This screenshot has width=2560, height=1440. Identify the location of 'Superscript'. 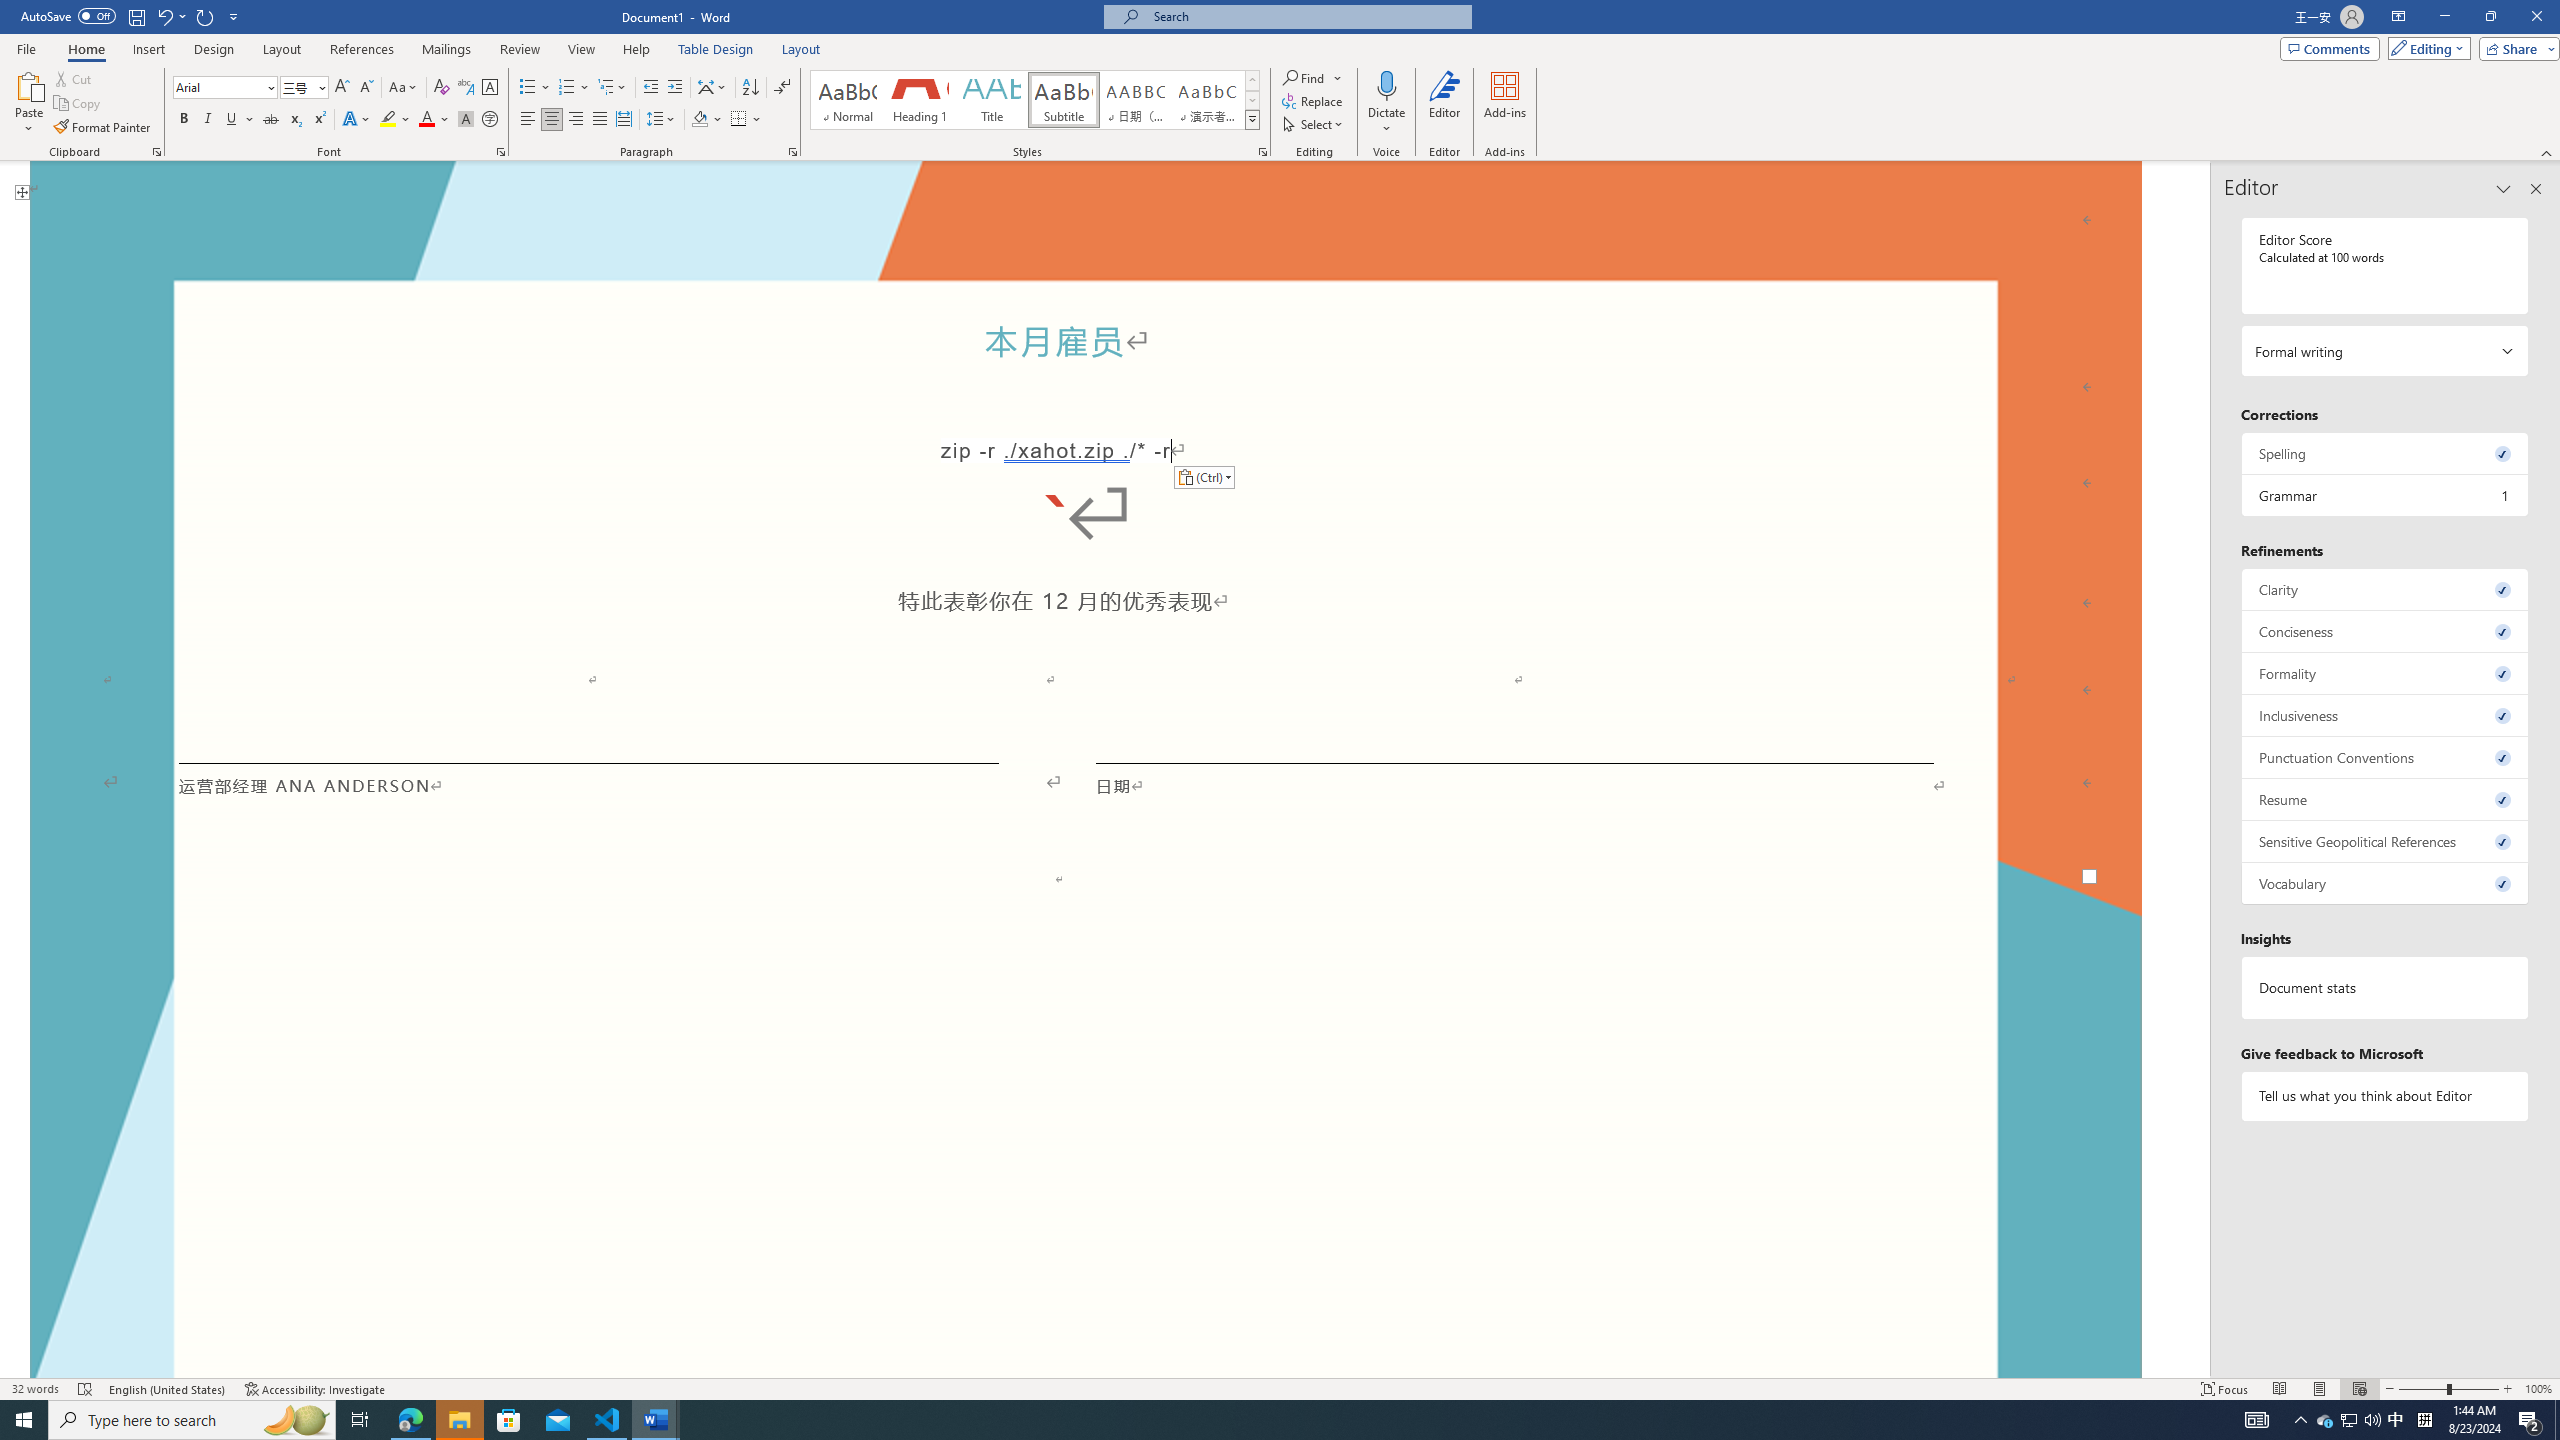
(317, 118).